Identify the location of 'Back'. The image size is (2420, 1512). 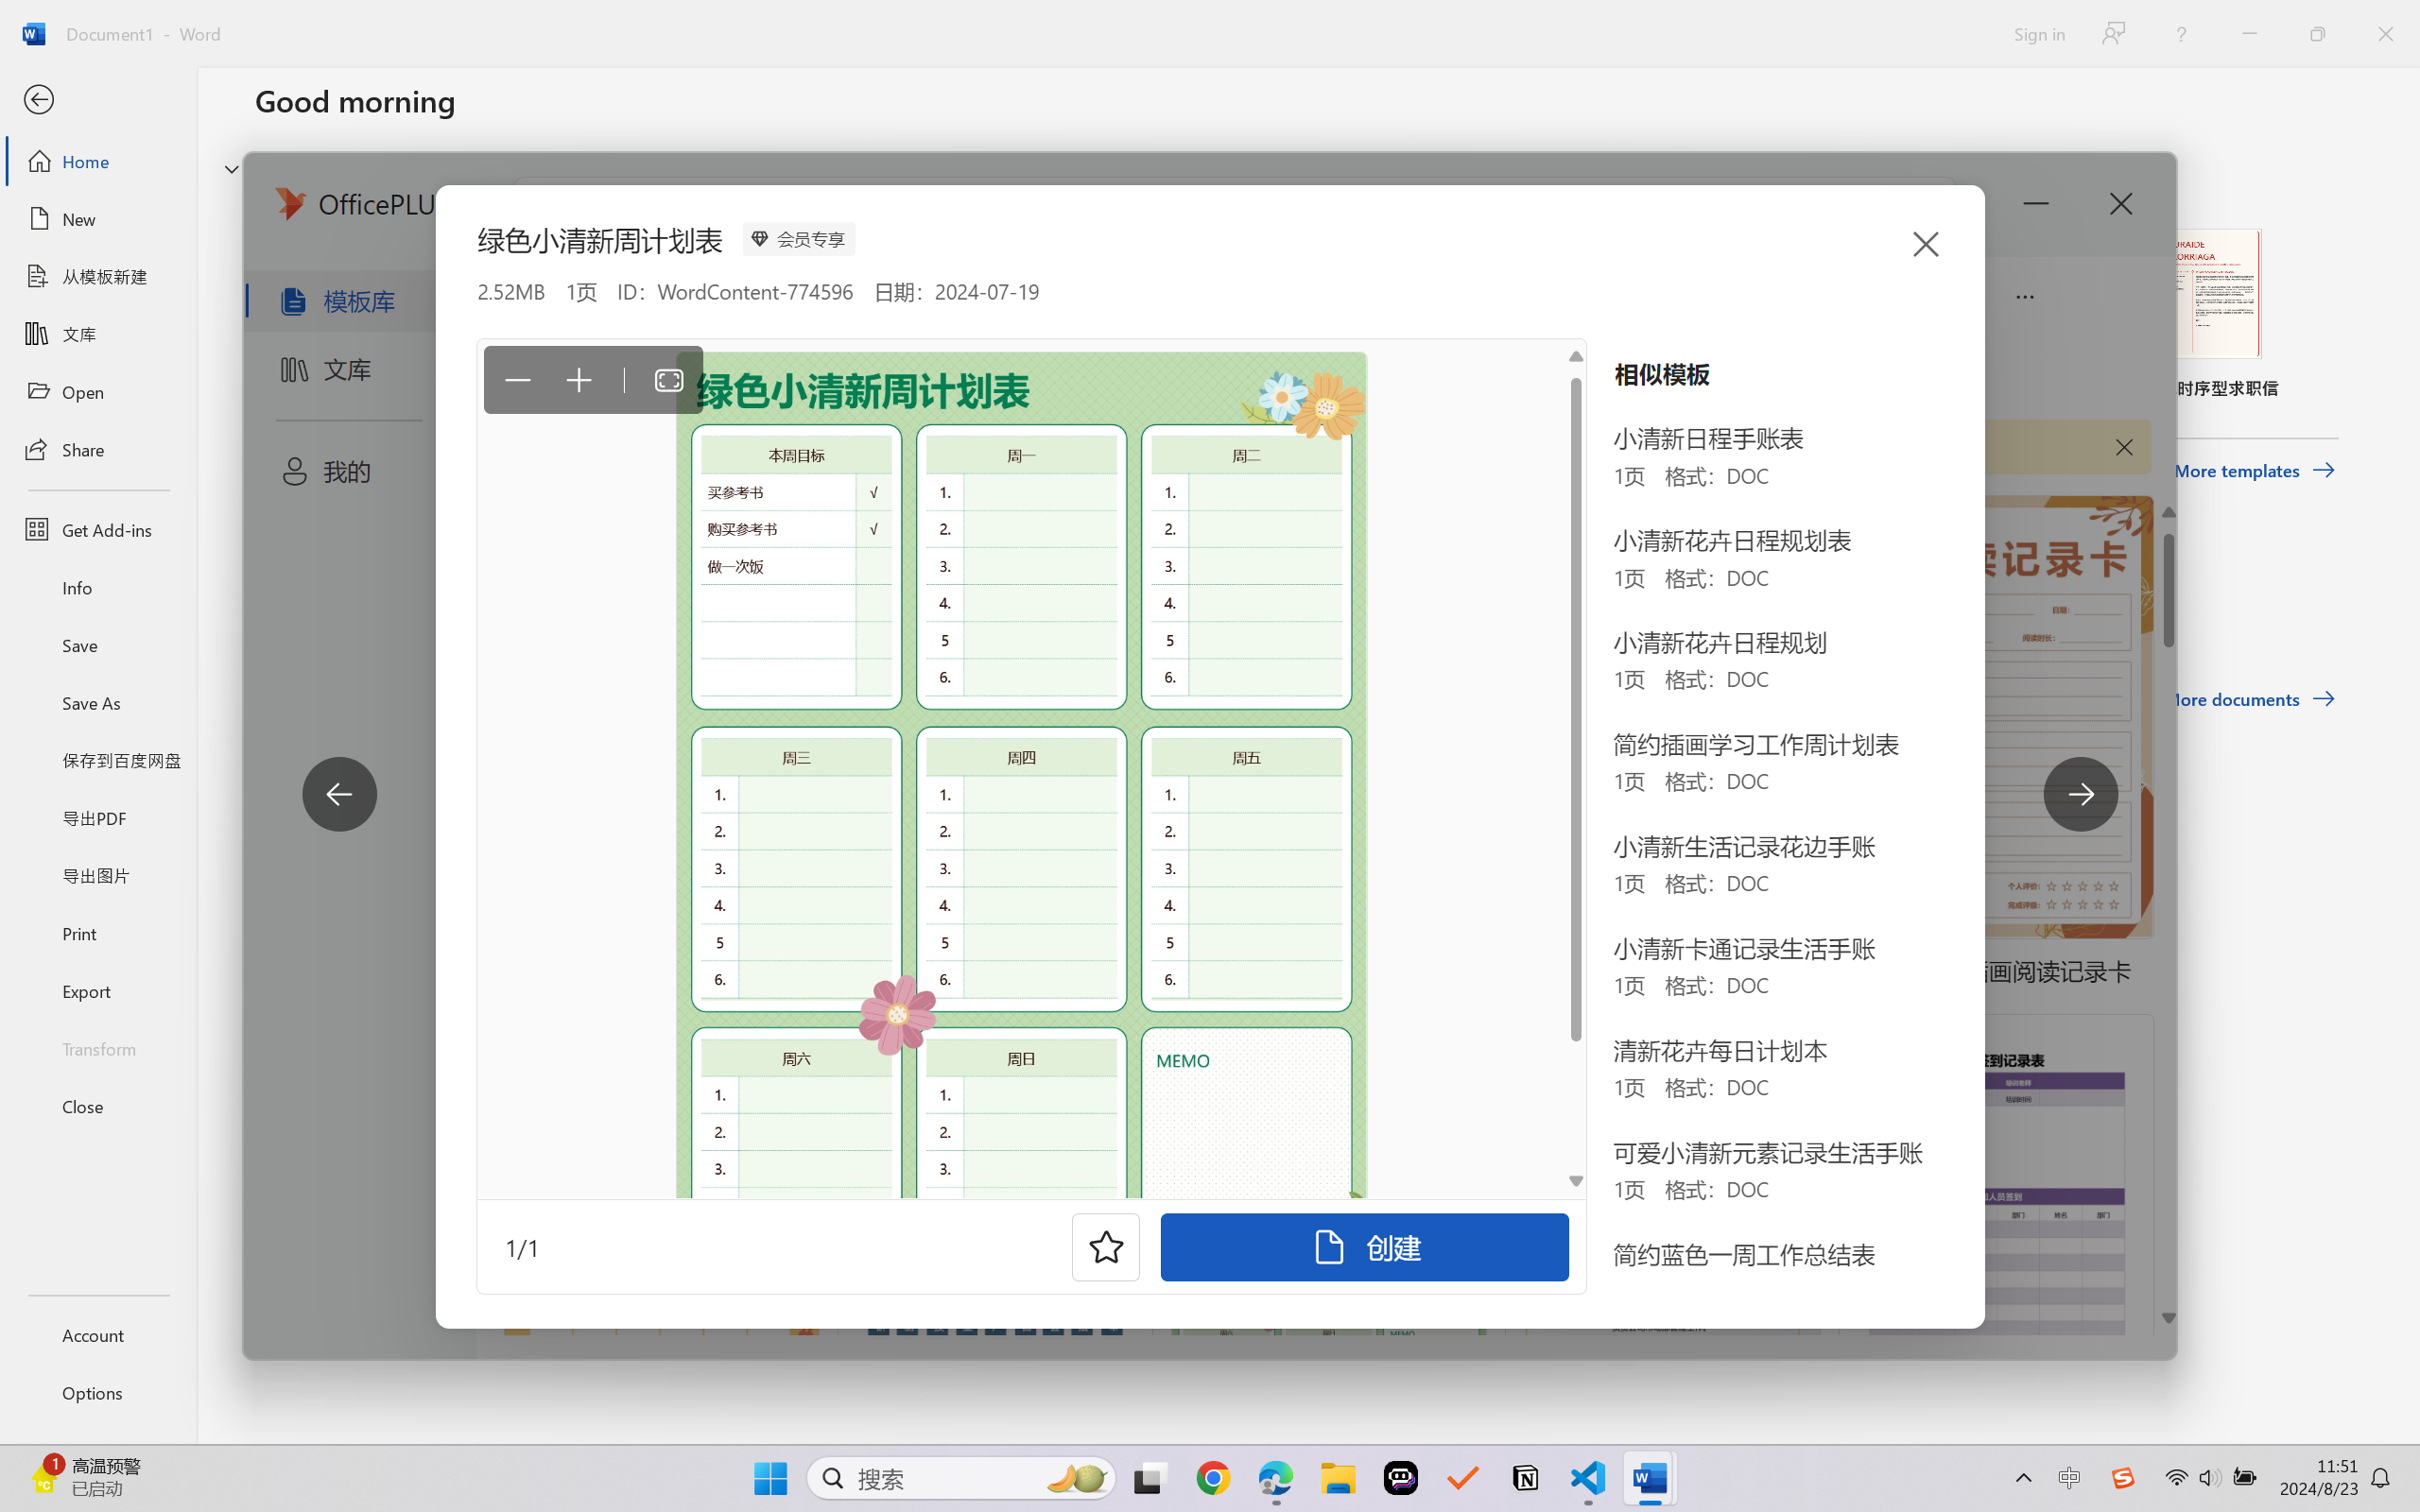
(97, 100).